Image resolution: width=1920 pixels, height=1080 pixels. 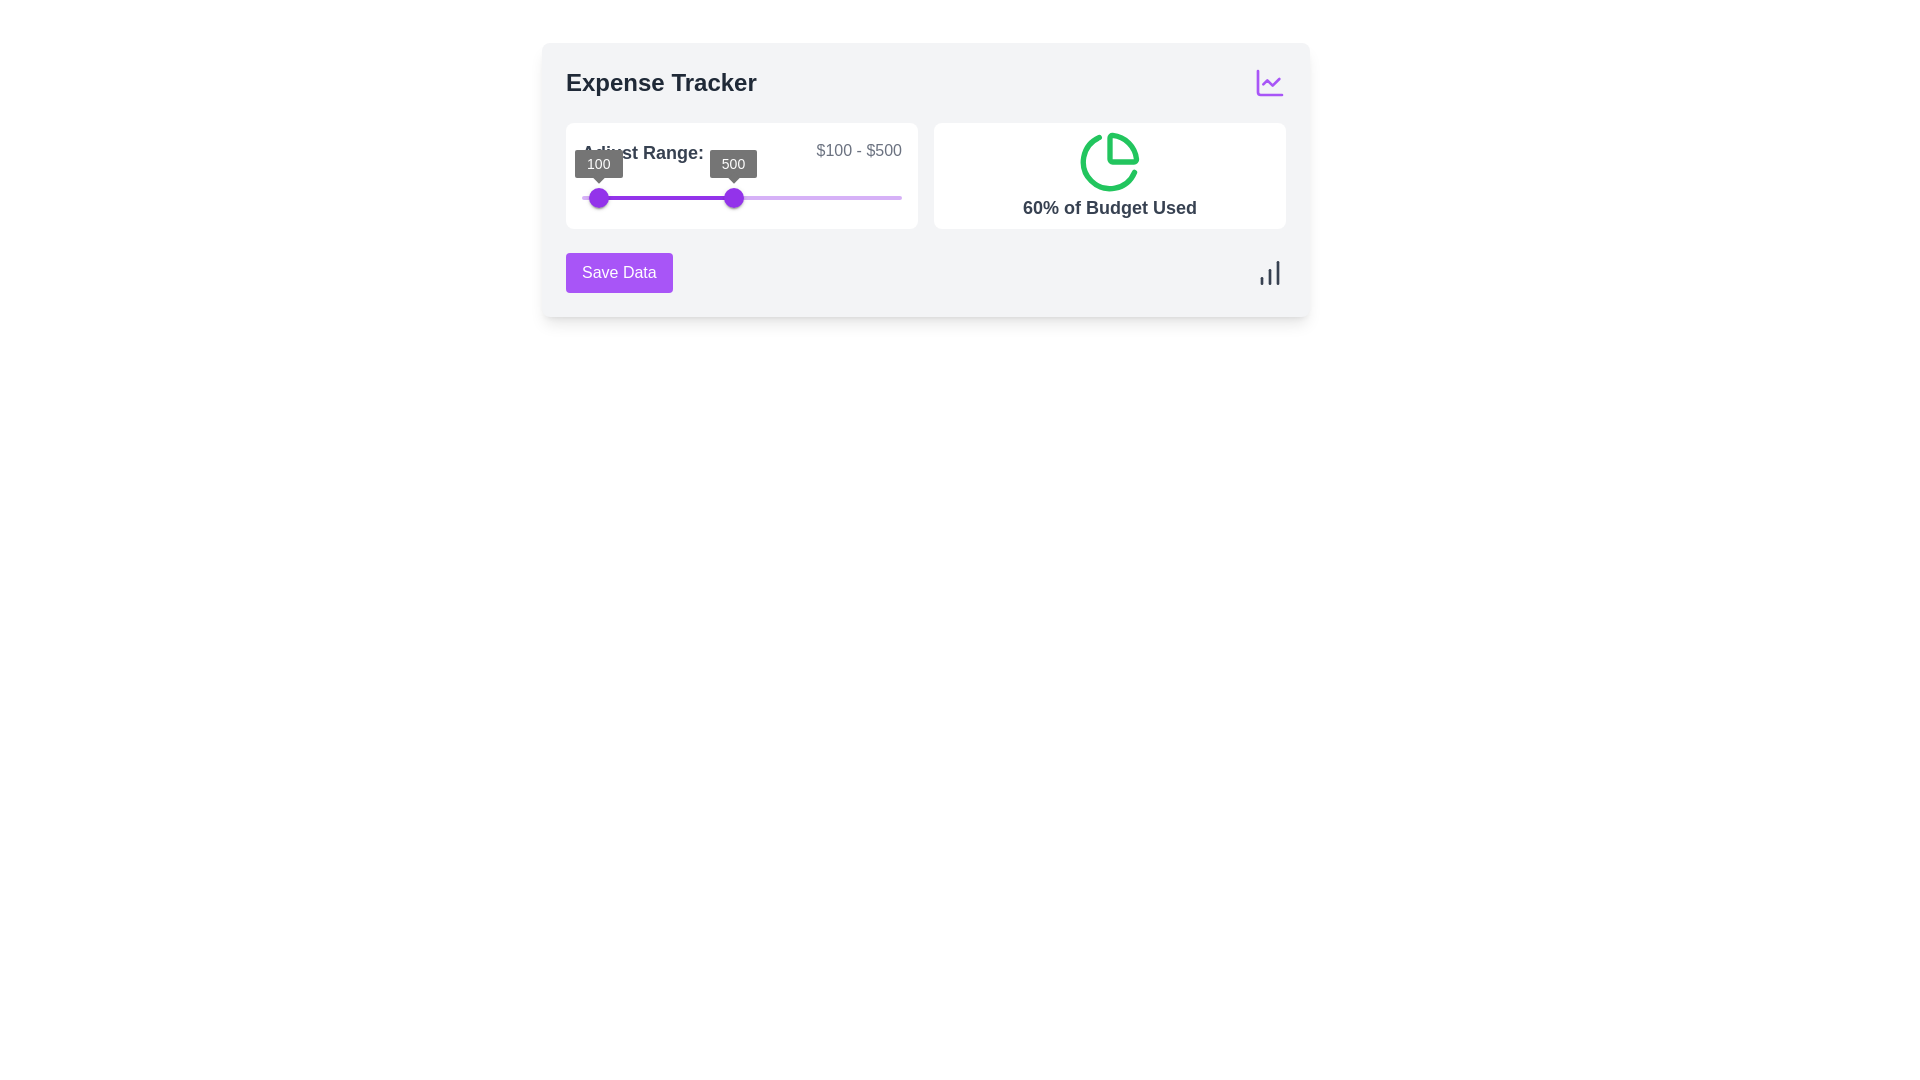 What do you see at coordinates (777, 200) in the screenshot?
I see `the target slider's value` at bounding box center [777, 200].